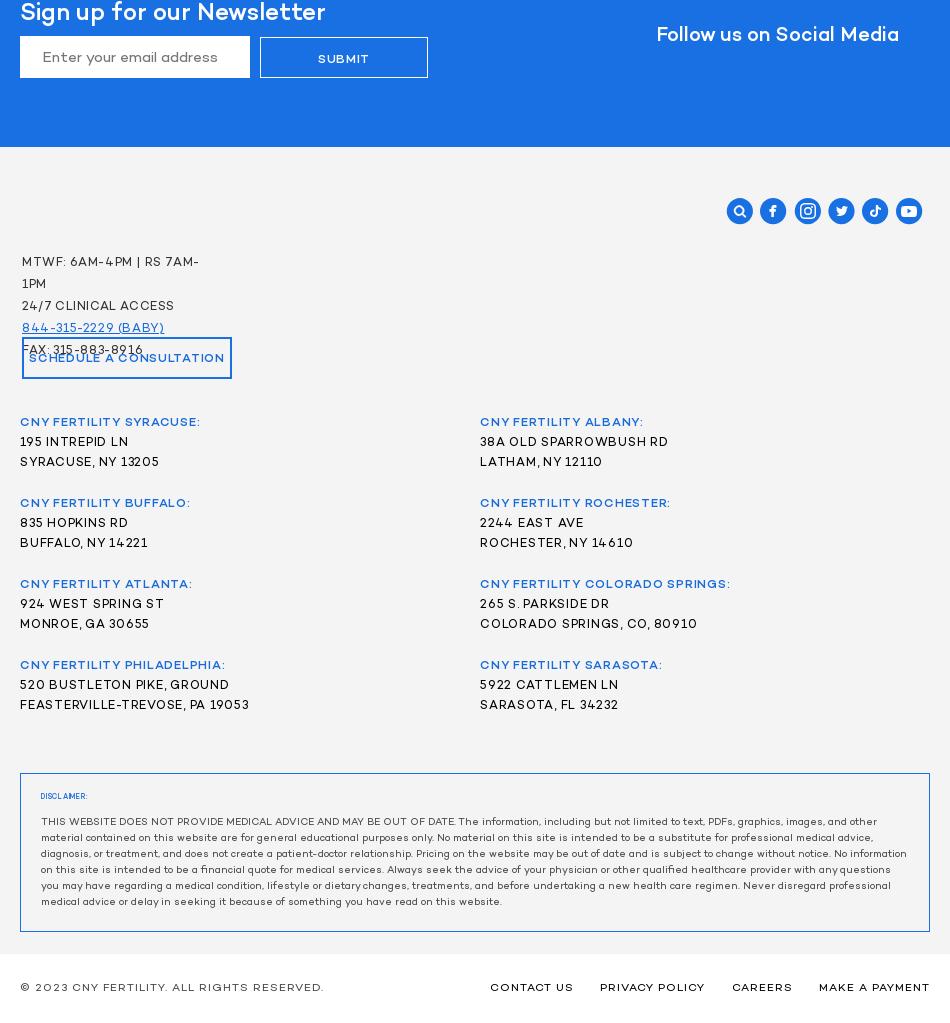  What do you see at coordinates (342, 58) in the screenshot?
I see `'Submit'` at bounding box center [342, 58].